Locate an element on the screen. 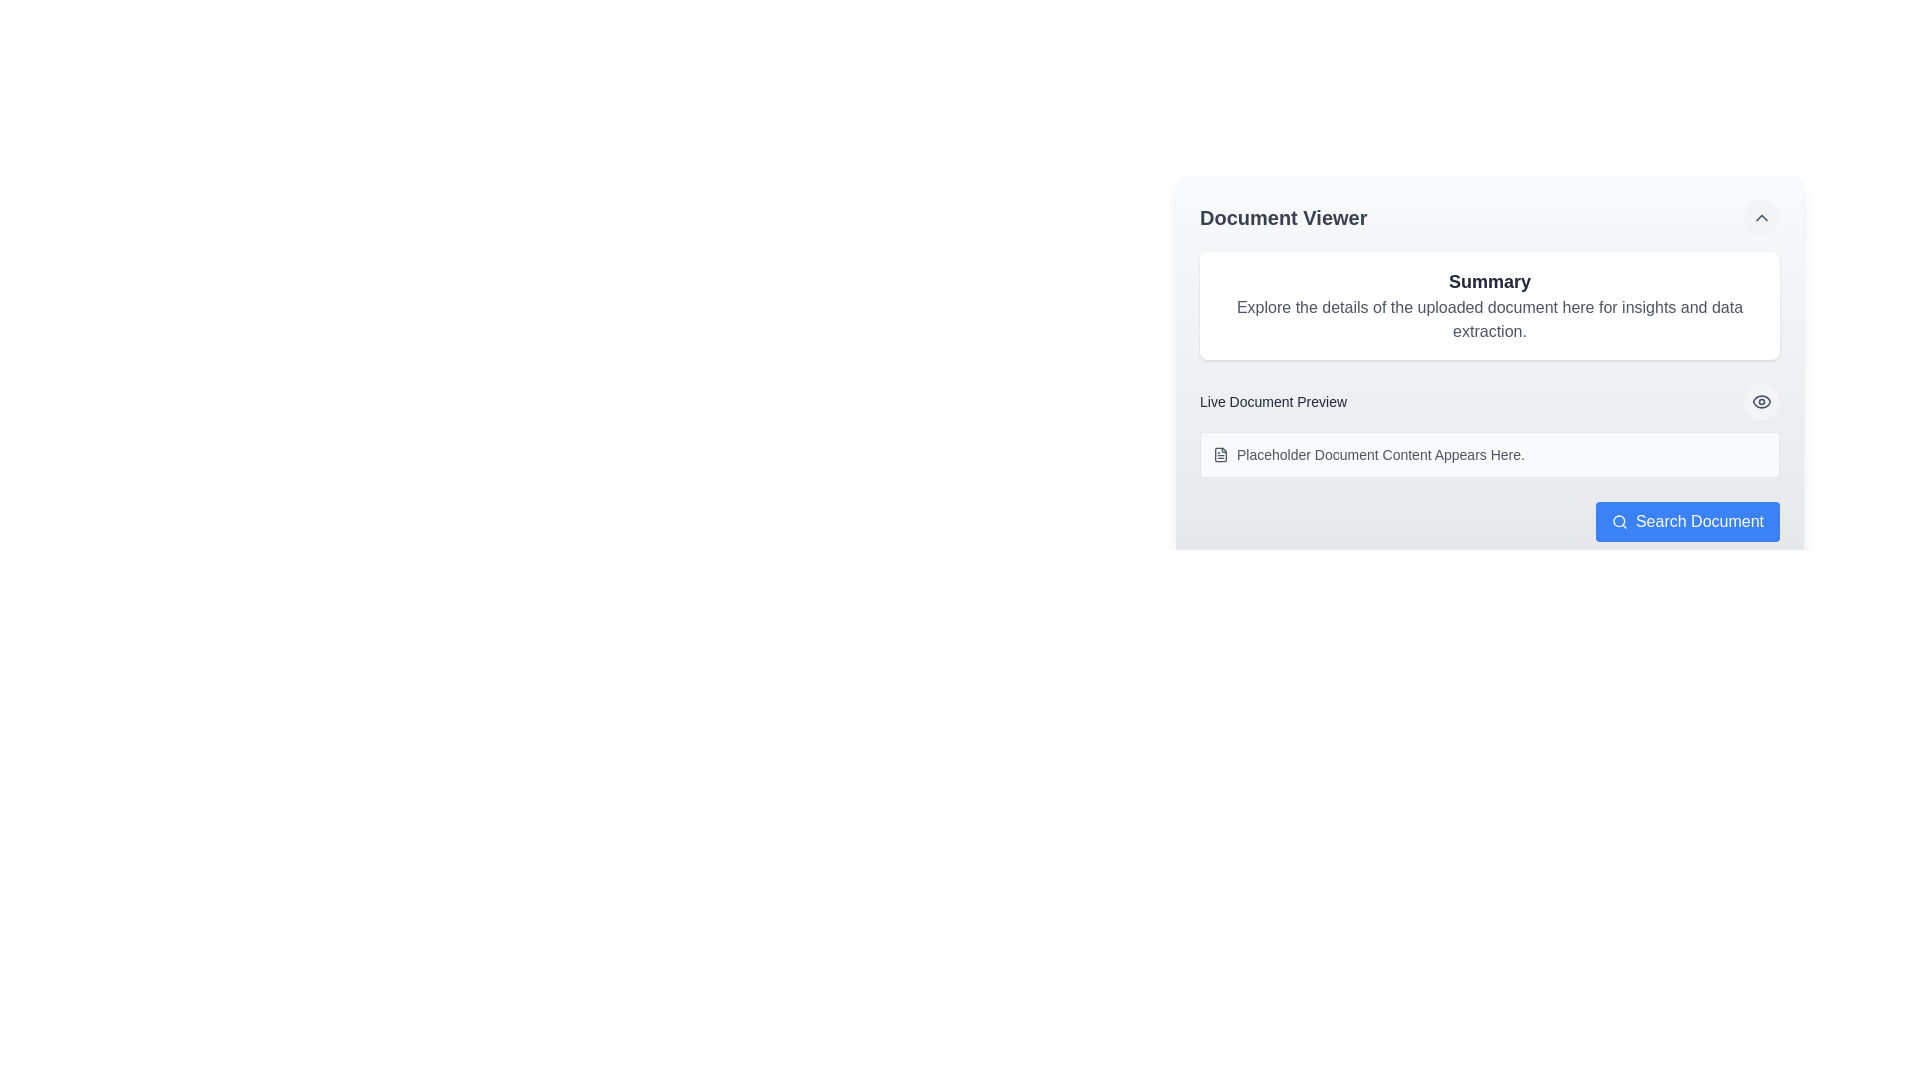 The image size is (1920, 1080). the rectangular button with a bright blue background and white text reading 'Search Document' is located at coordinates (1687, 520).